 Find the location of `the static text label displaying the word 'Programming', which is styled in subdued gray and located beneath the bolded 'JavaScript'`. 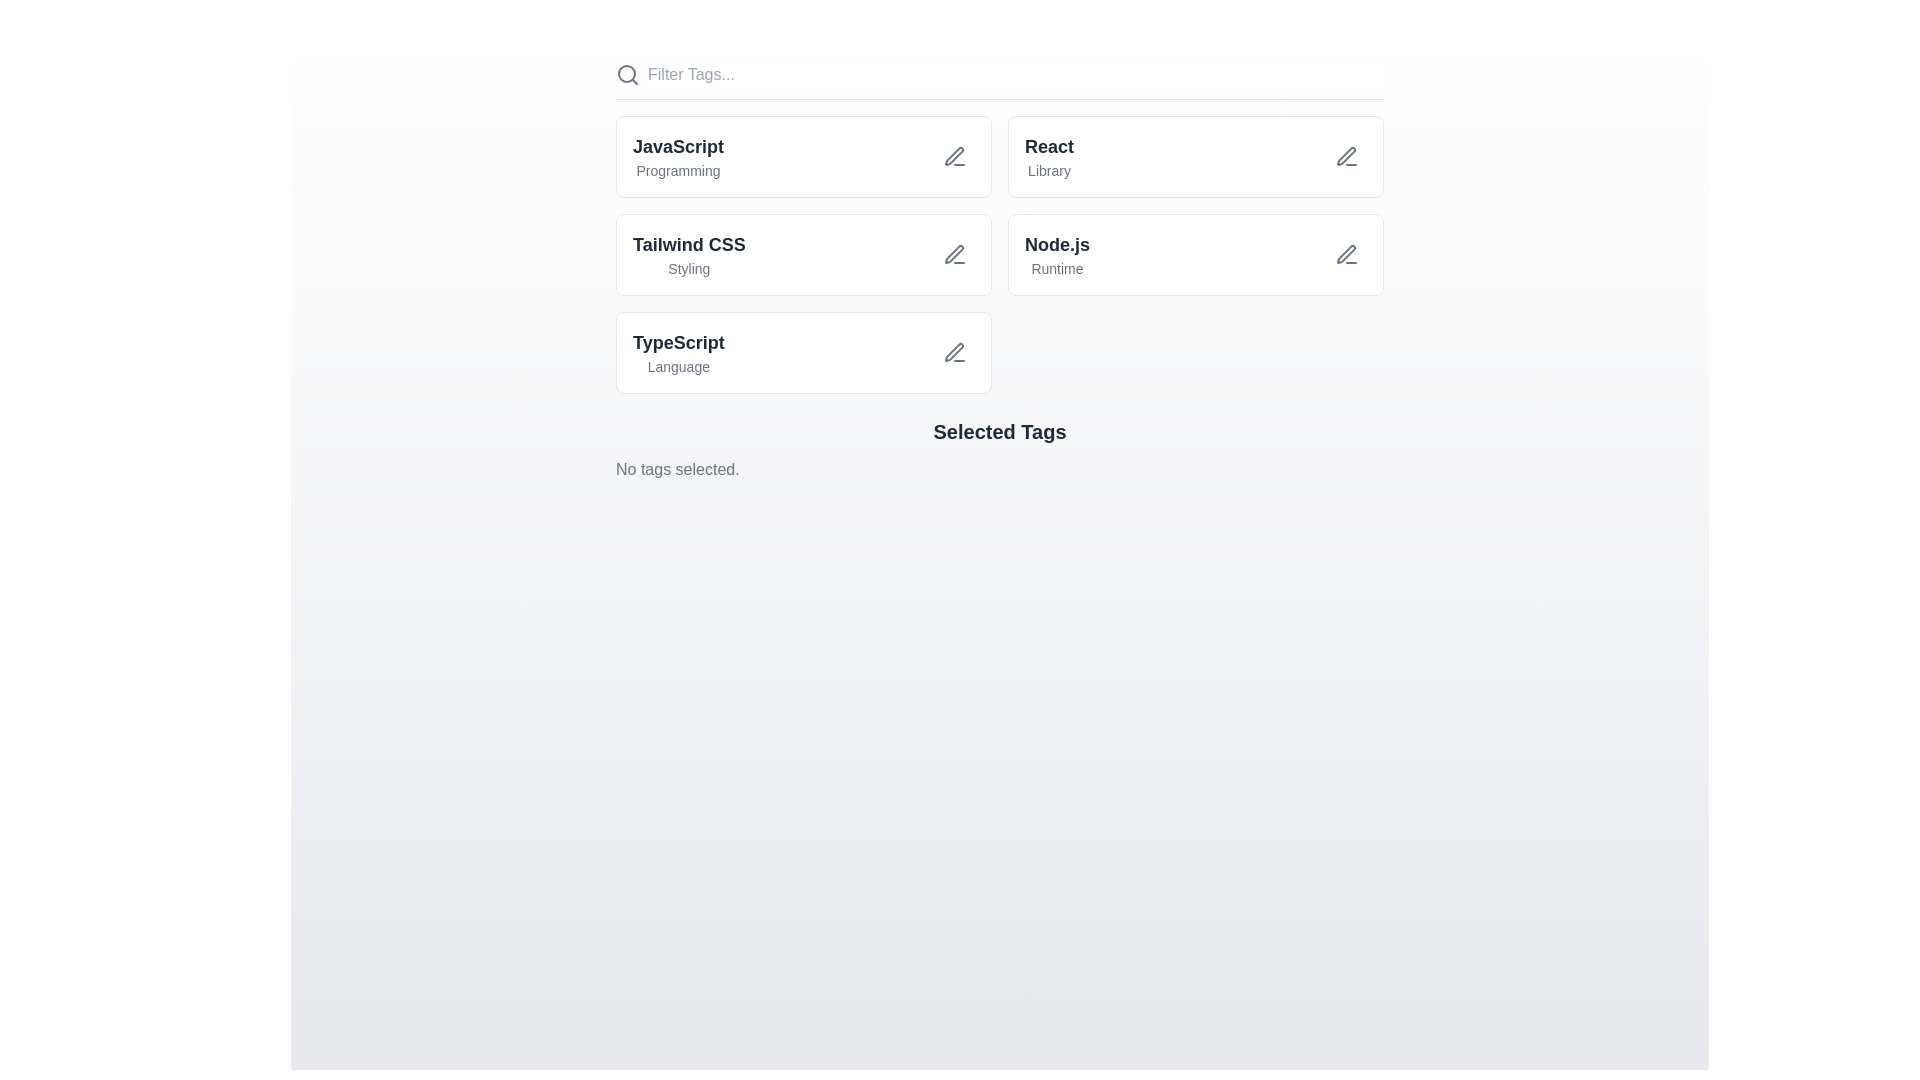

the static text label displaying the word 'Programming', which is styled in subdued gray and located beneath the bolded 'JavaScript' is located at coordinates (678, 169).